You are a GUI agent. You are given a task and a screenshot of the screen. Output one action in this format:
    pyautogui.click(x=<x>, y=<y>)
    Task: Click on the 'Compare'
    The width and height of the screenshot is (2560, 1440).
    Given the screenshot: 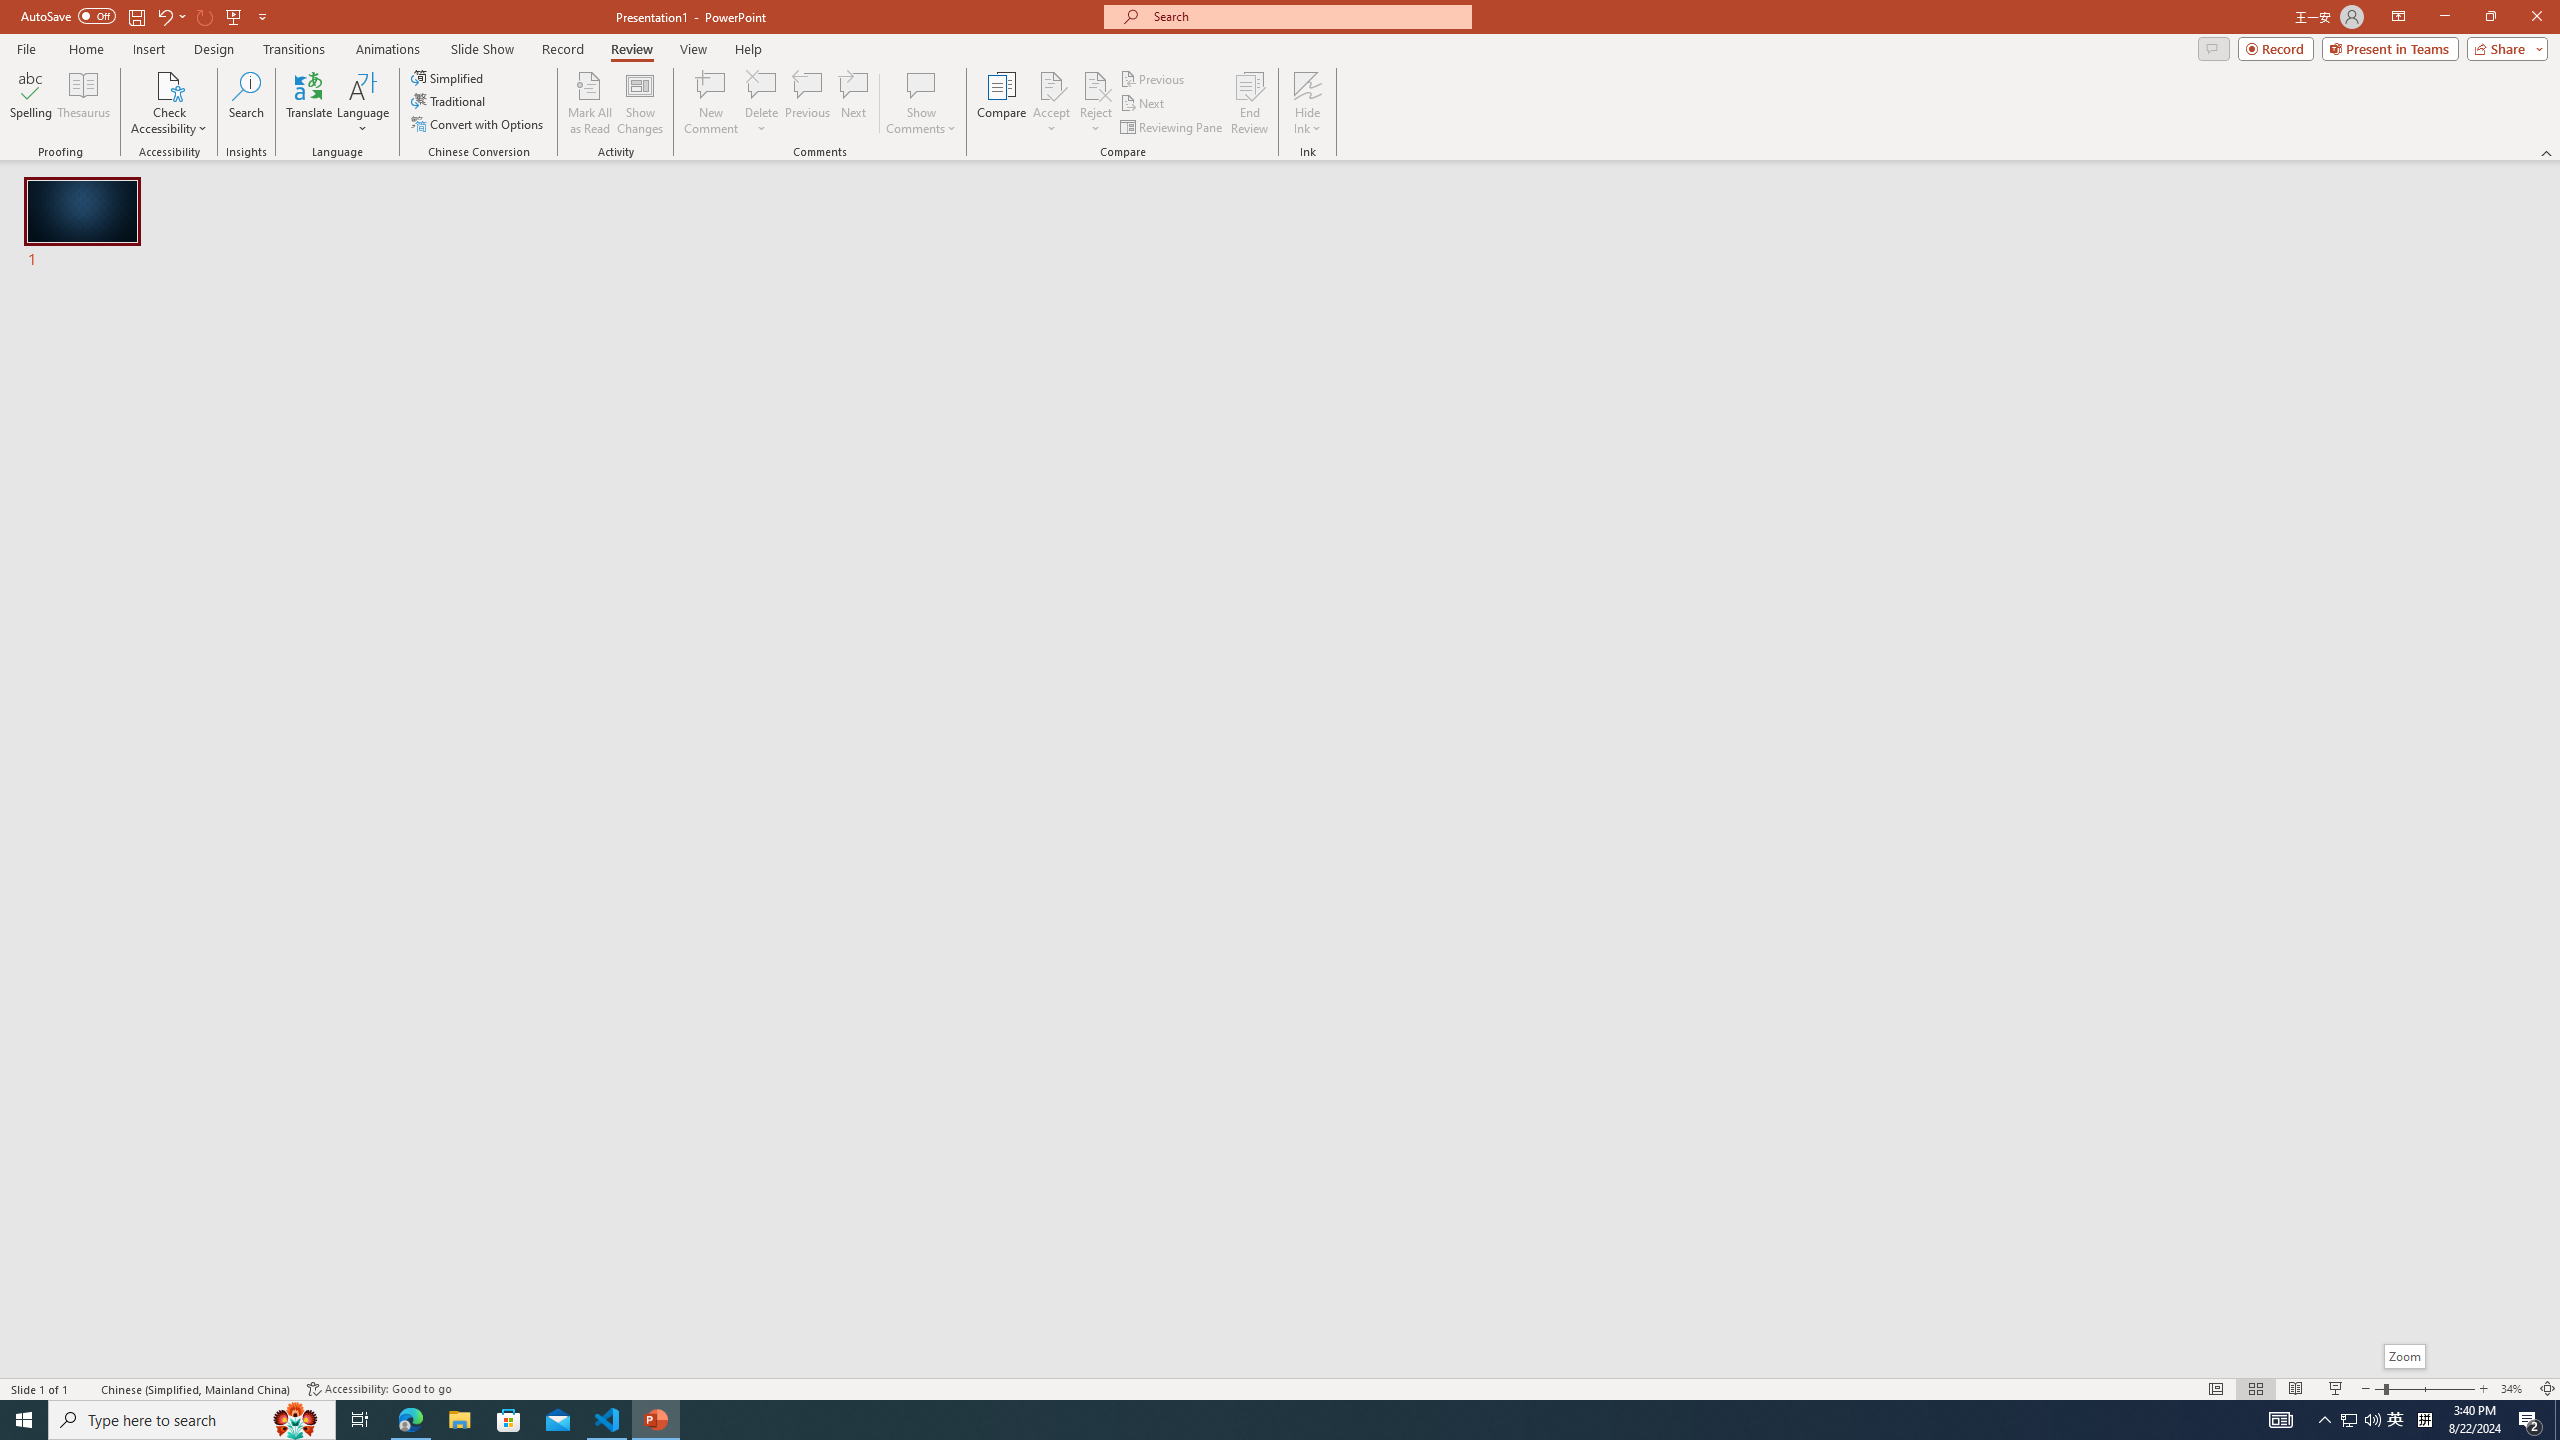 What is the action you would take?
    pyautogui.click(x=1002, y=103)
    